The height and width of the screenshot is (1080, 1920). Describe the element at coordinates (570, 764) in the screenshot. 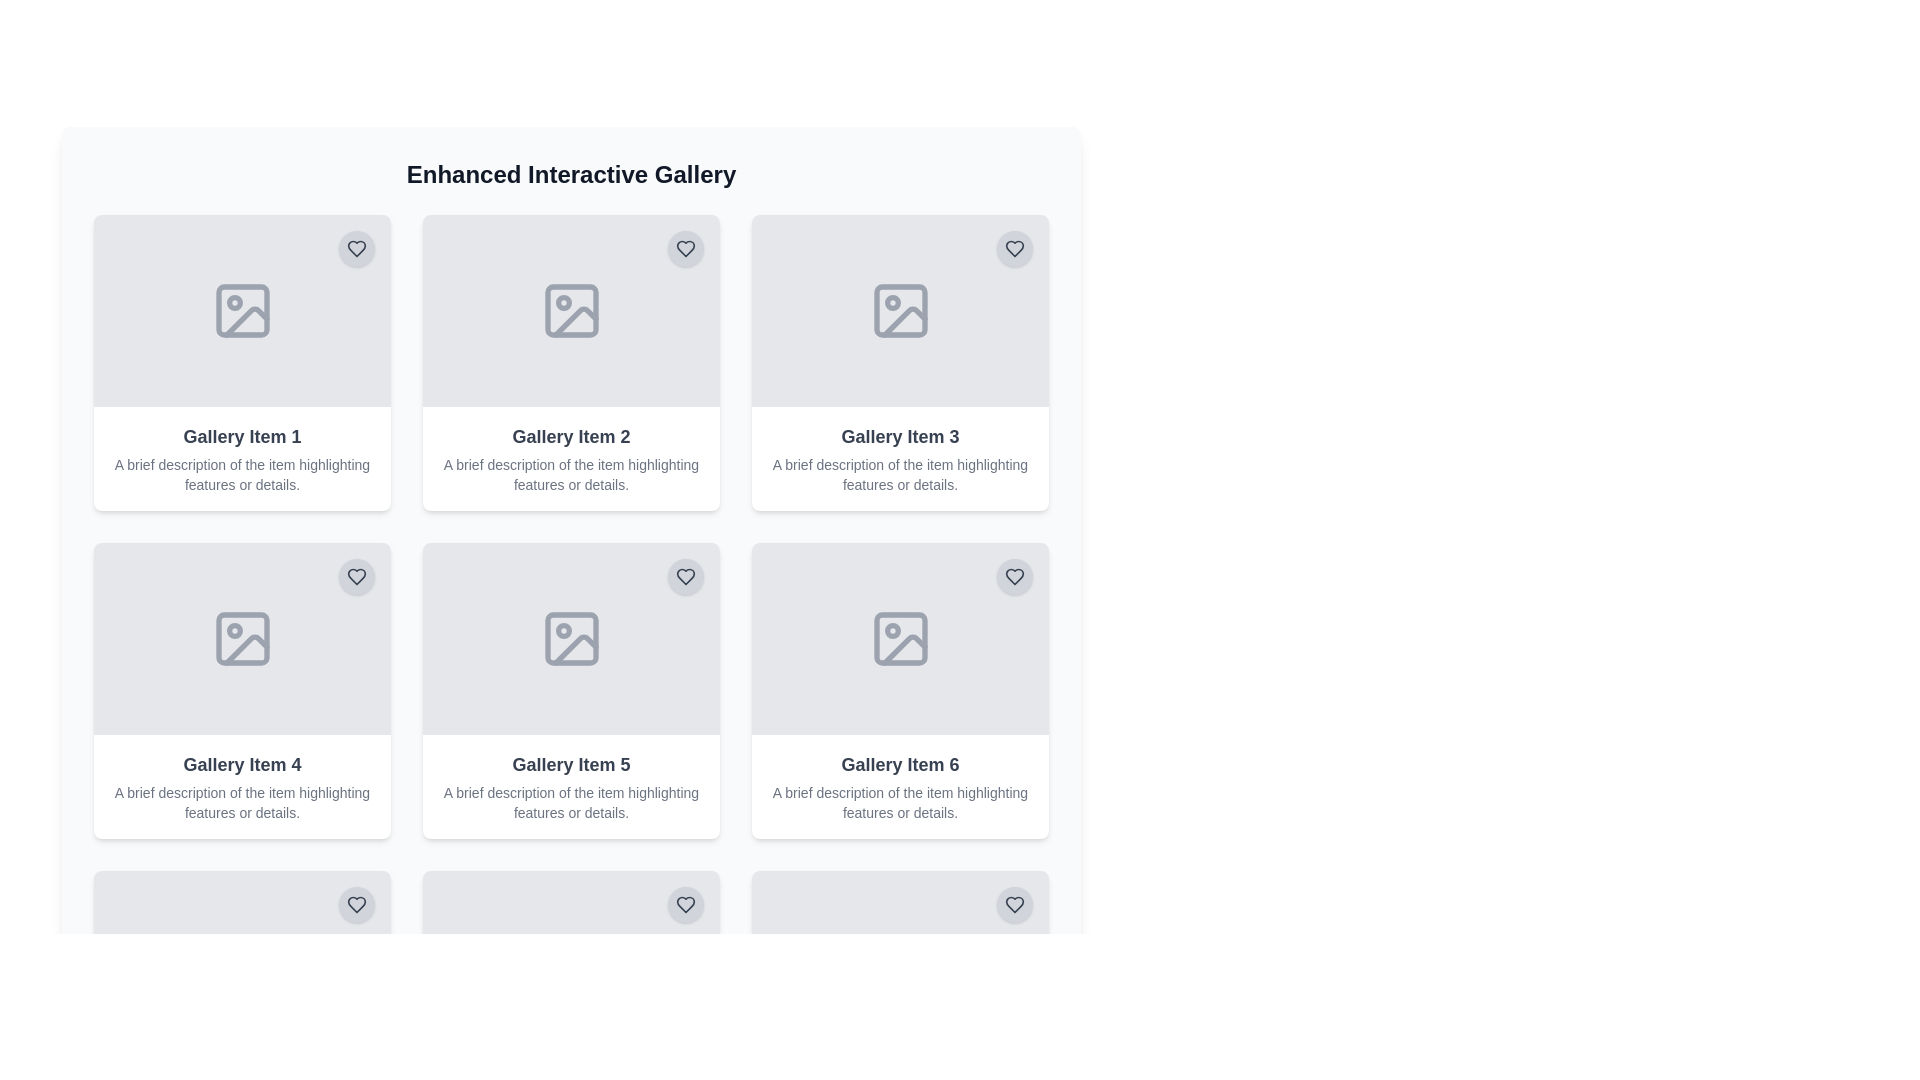

I see `text displayed in the 'Gallery Item 5' text component, which is bold and larger than the description below it, located in the second row and second column of a 2x3 grid layout` at that location.